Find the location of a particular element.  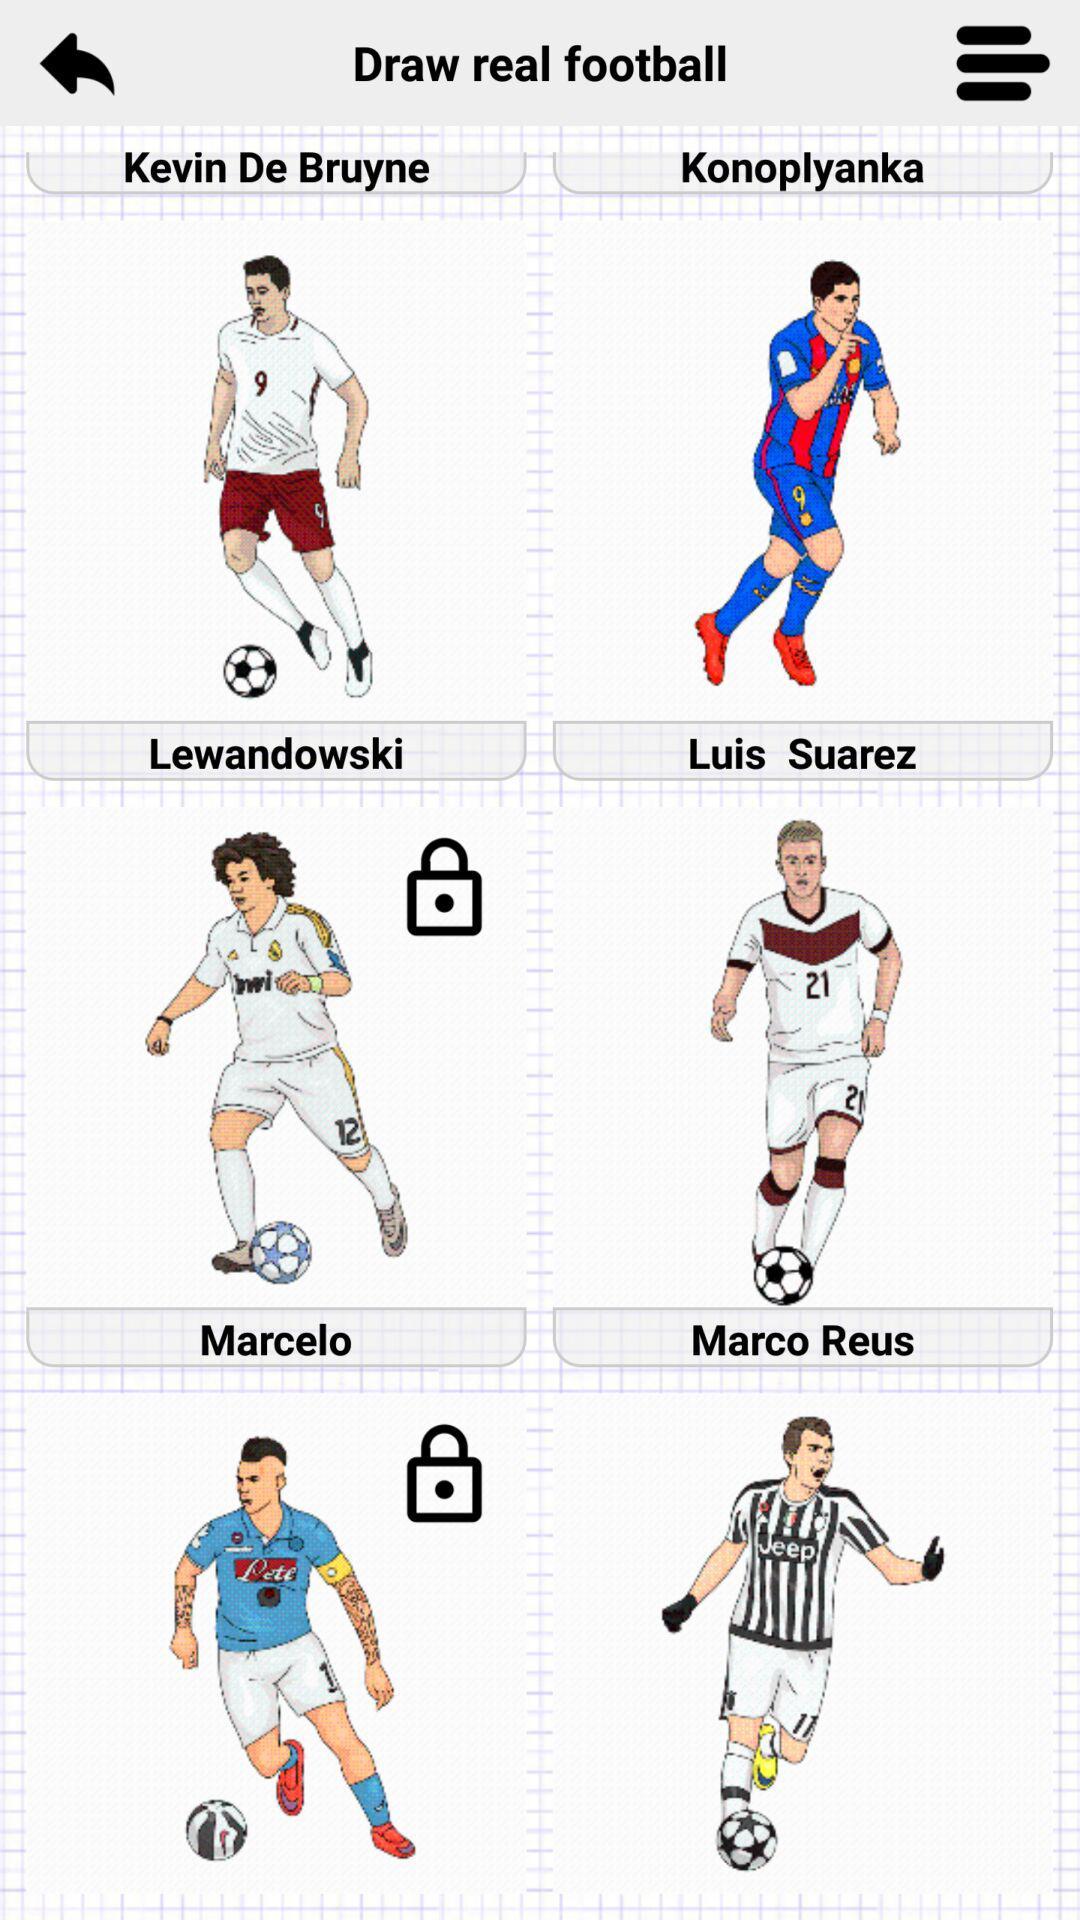

the item to the left of the draw real football is located at coordinates (75, 62).